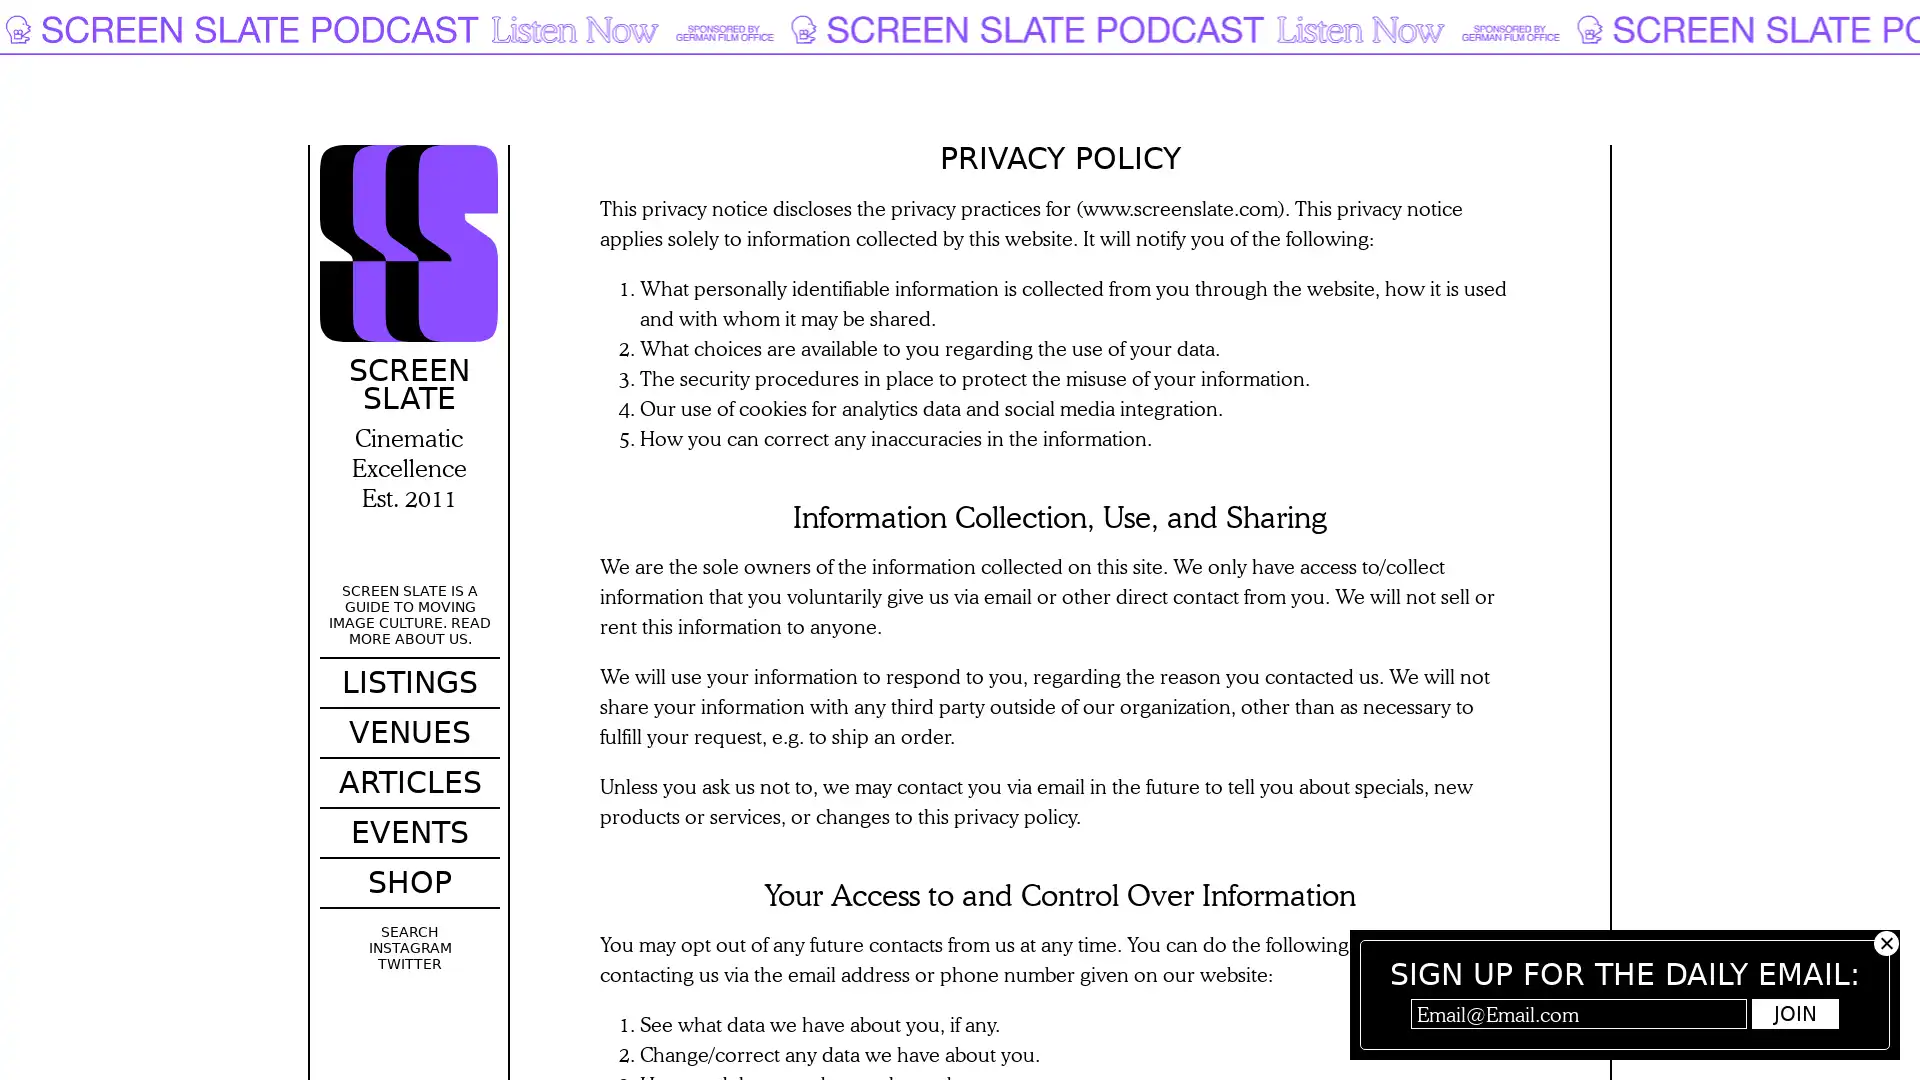 This screenshot has height=1080, width=1920. What do you see at coordinates (1795, 1014) in the screenshot?
I see `Join` at bounding box center [1795, 1014].